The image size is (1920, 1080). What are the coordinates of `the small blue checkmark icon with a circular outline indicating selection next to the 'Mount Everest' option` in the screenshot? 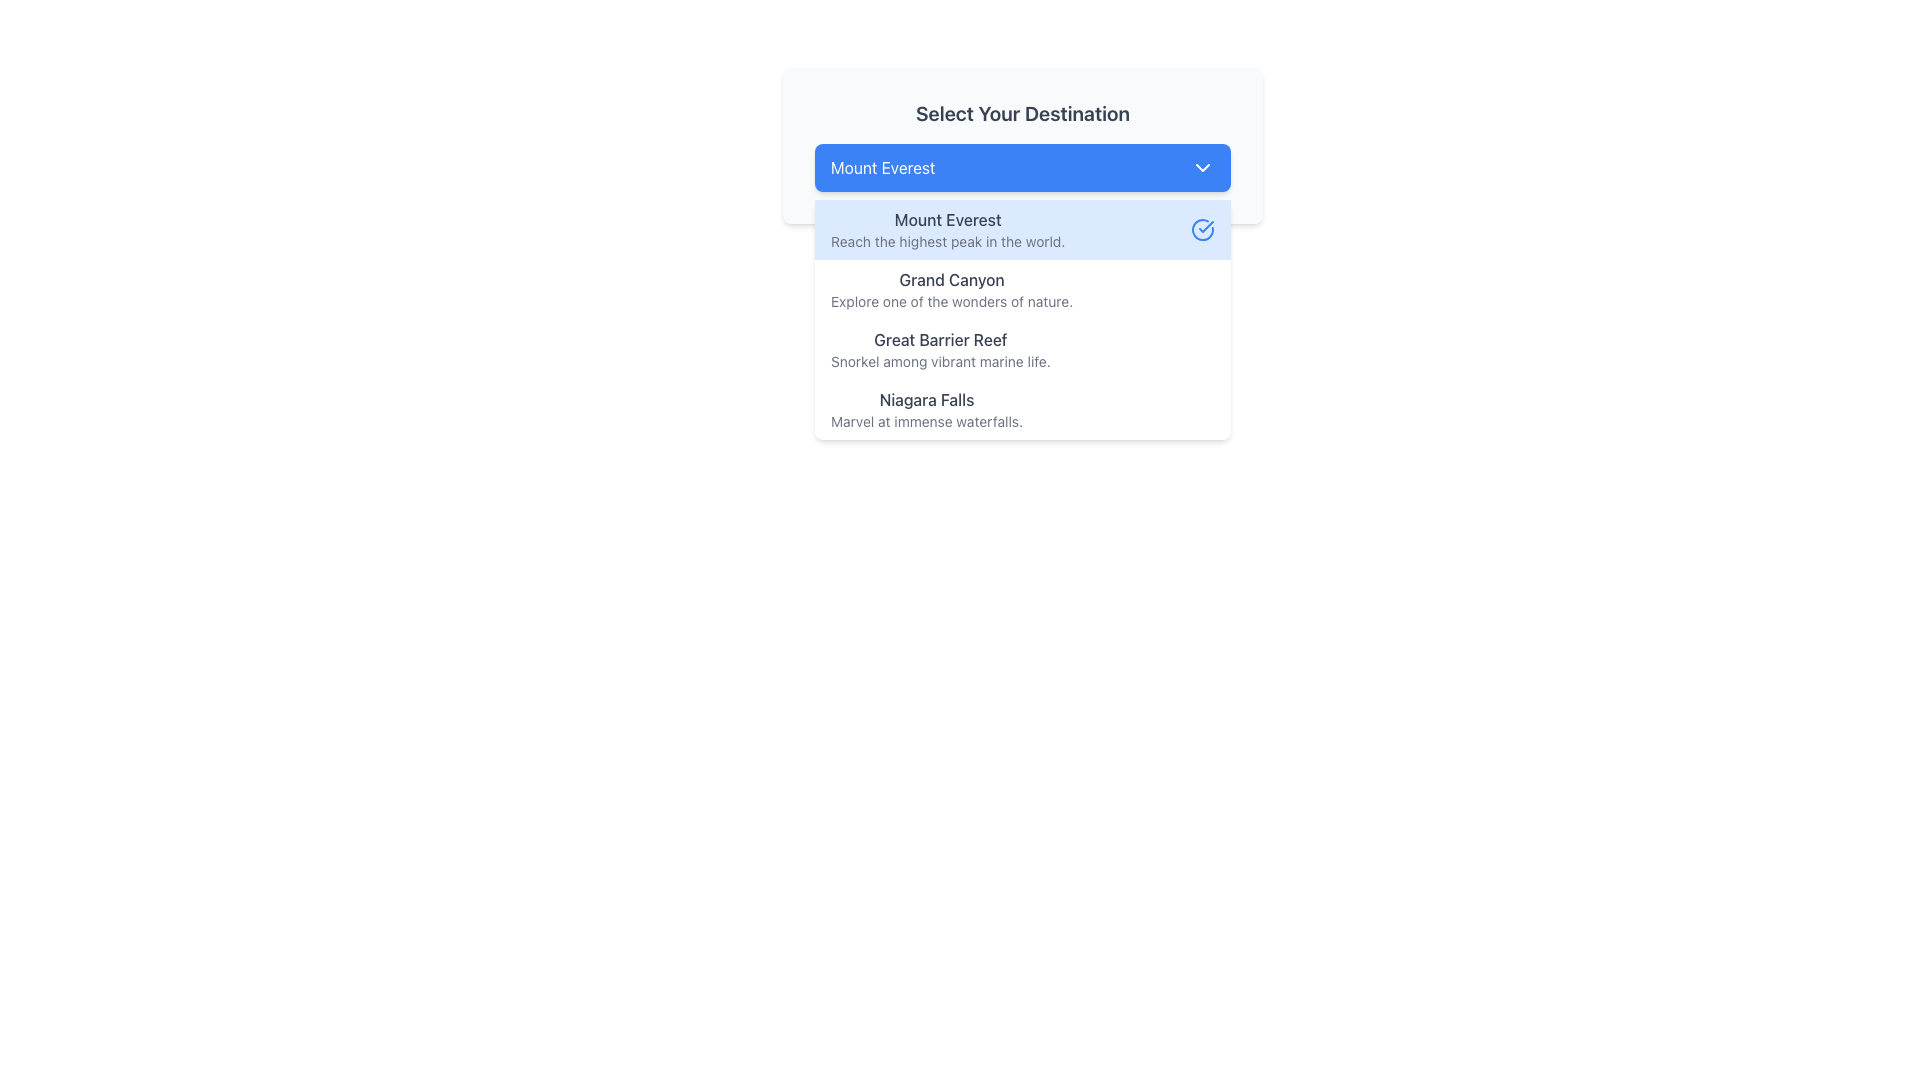 It's located at (1205, 226).